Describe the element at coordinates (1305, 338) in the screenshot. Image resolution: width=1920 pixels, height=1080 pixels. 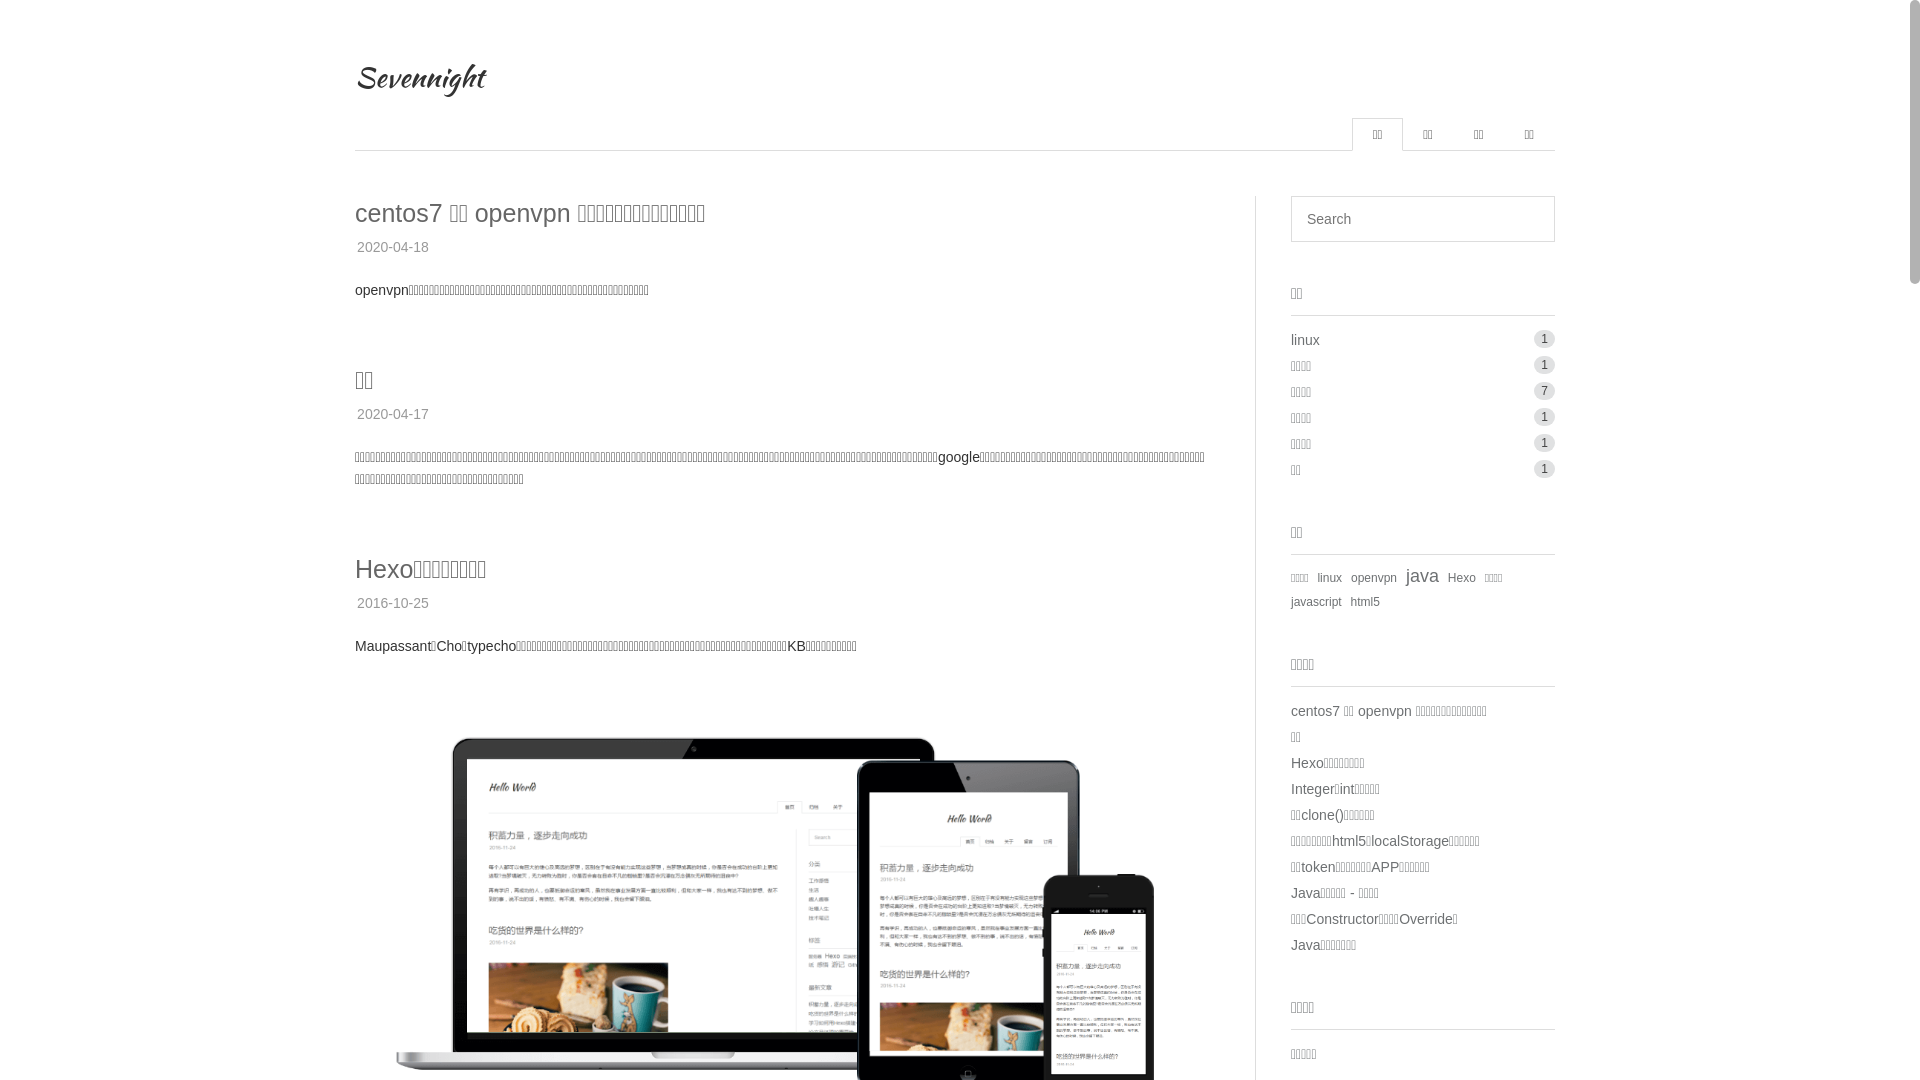
I see `'linux'` at that location.